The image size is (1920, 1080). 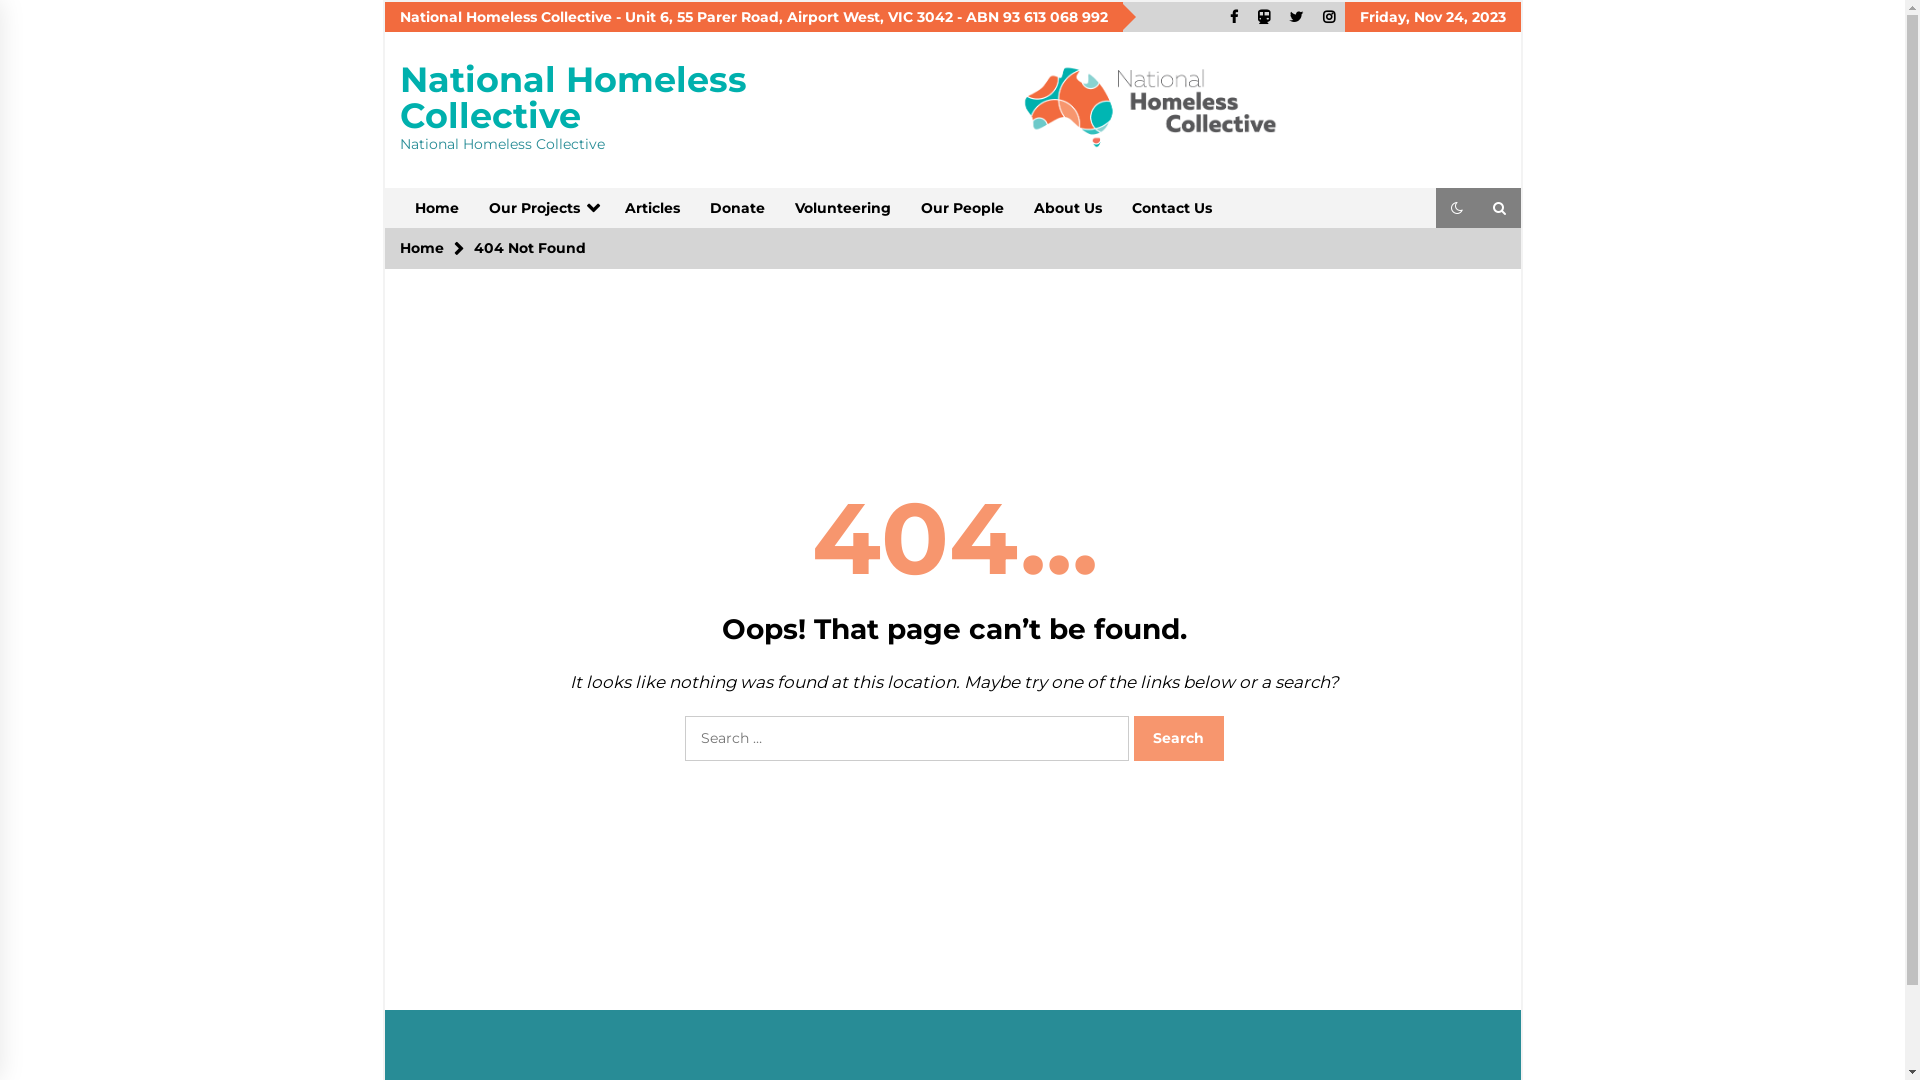 What do you see at coordinates (1171, 208) in the screenshot?
I see `'Contact Us'` at bounding box center [1171, 208].